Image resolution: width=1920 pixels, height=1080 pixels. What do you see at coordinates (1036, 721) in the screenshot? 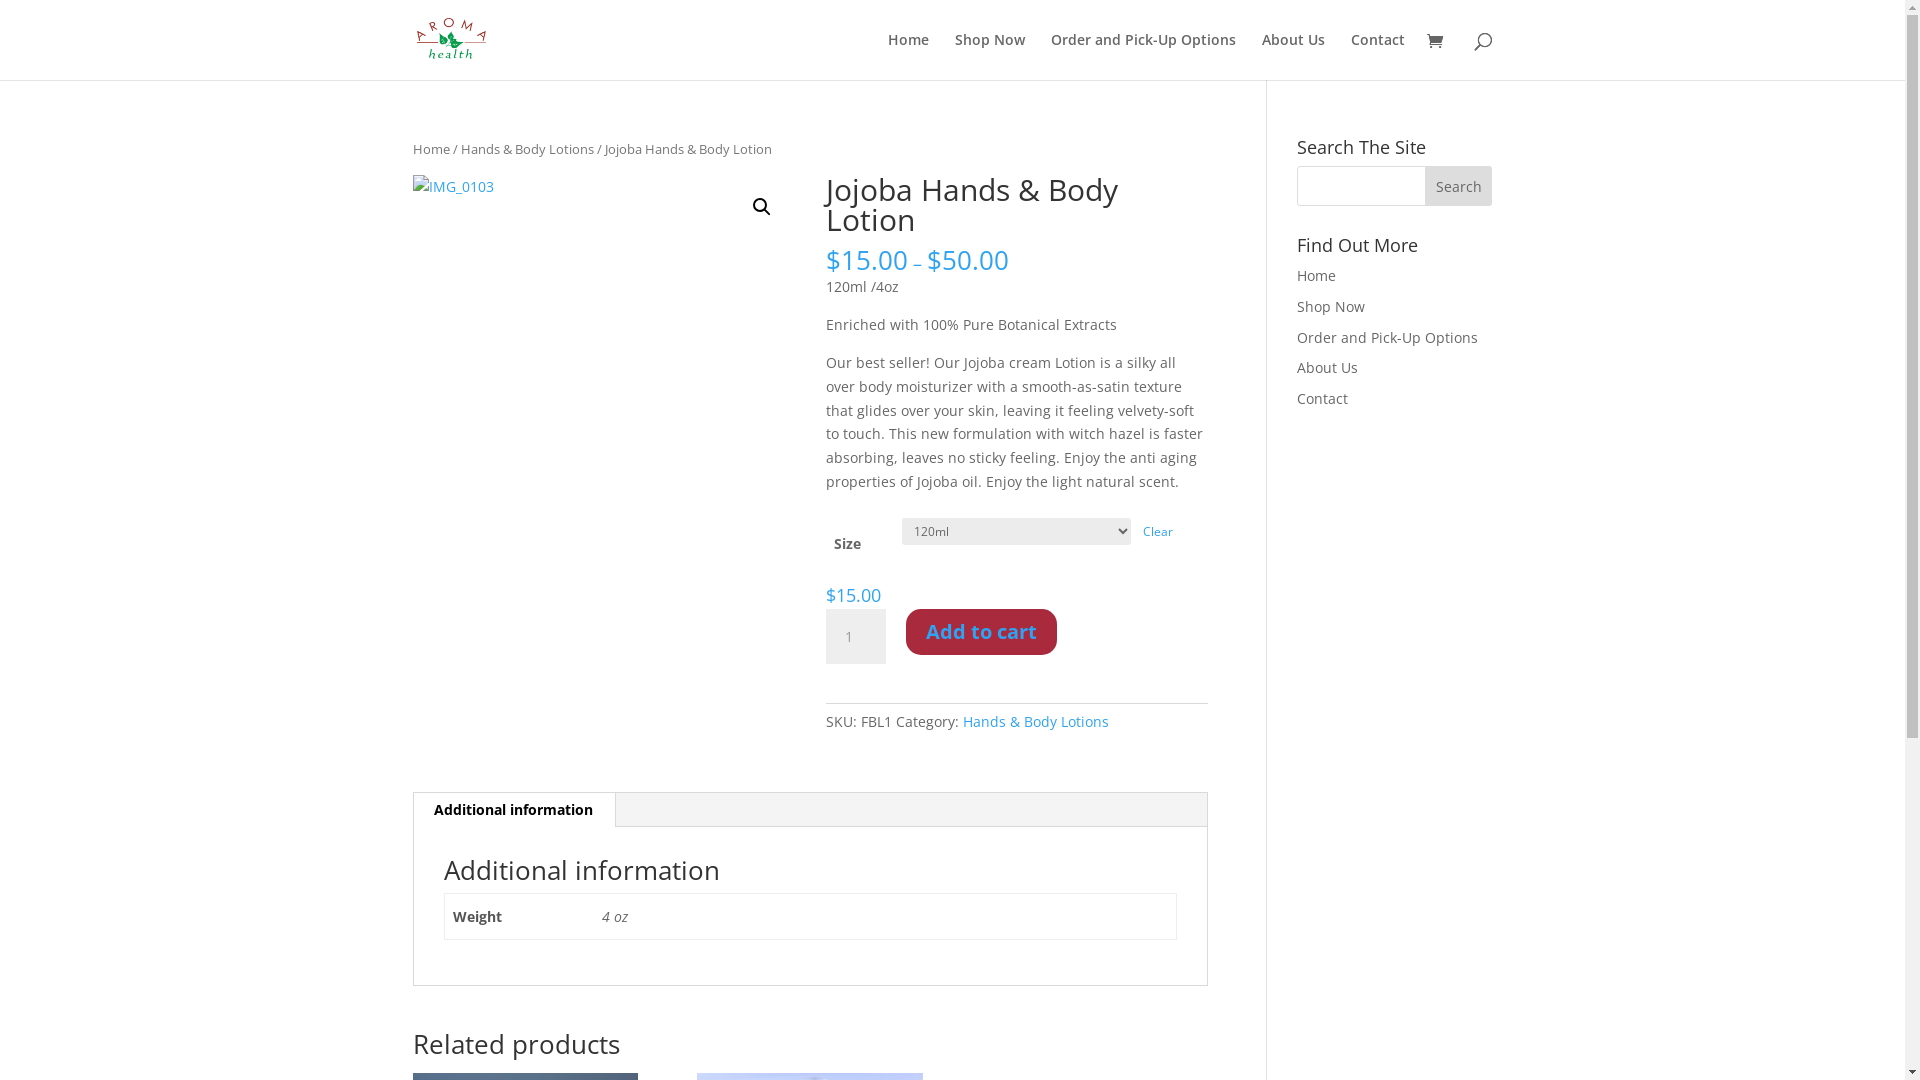
I see `'Hands & Body Lotions'` at bounding box center [1036, 721].